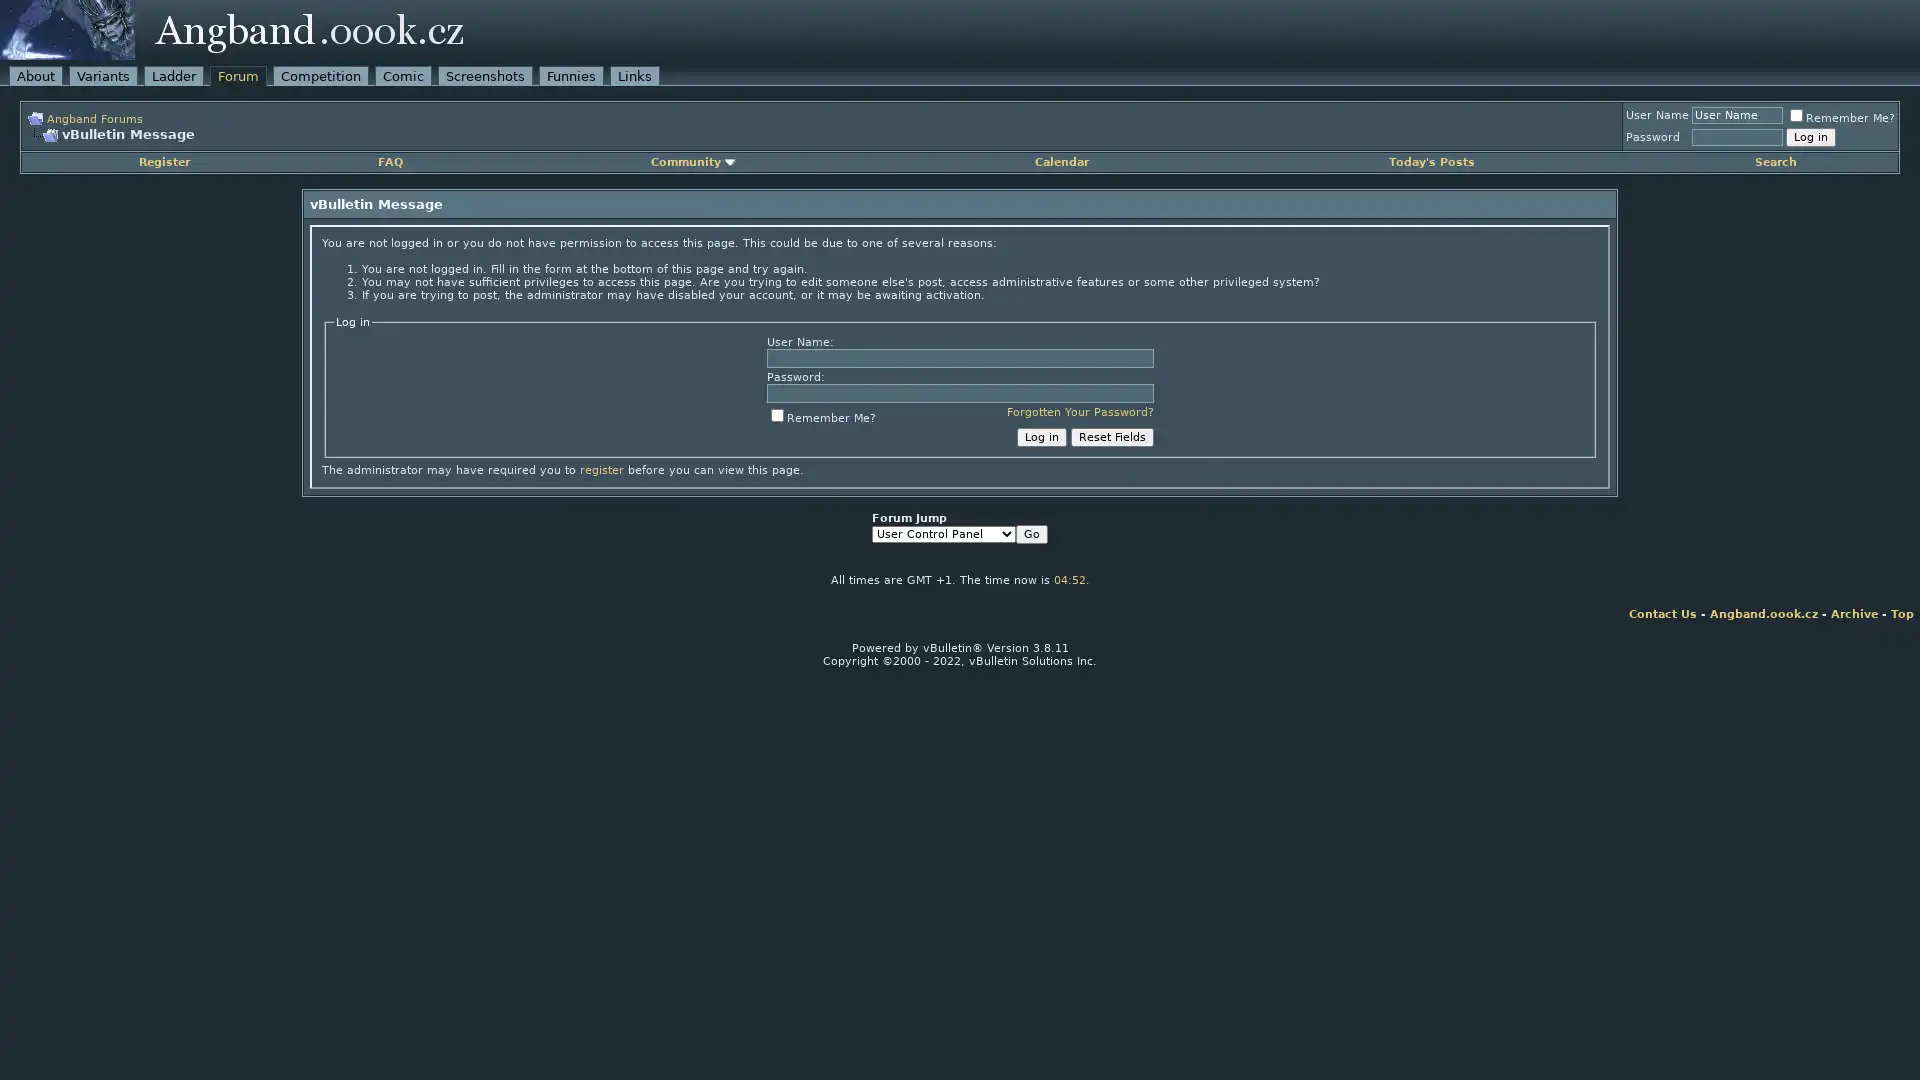 This screenshot has height=1080, width=1920. What do you see at coordinates (1040, 435) in the screenshot?
I see `Log in` at bounding box center [1040, 435].